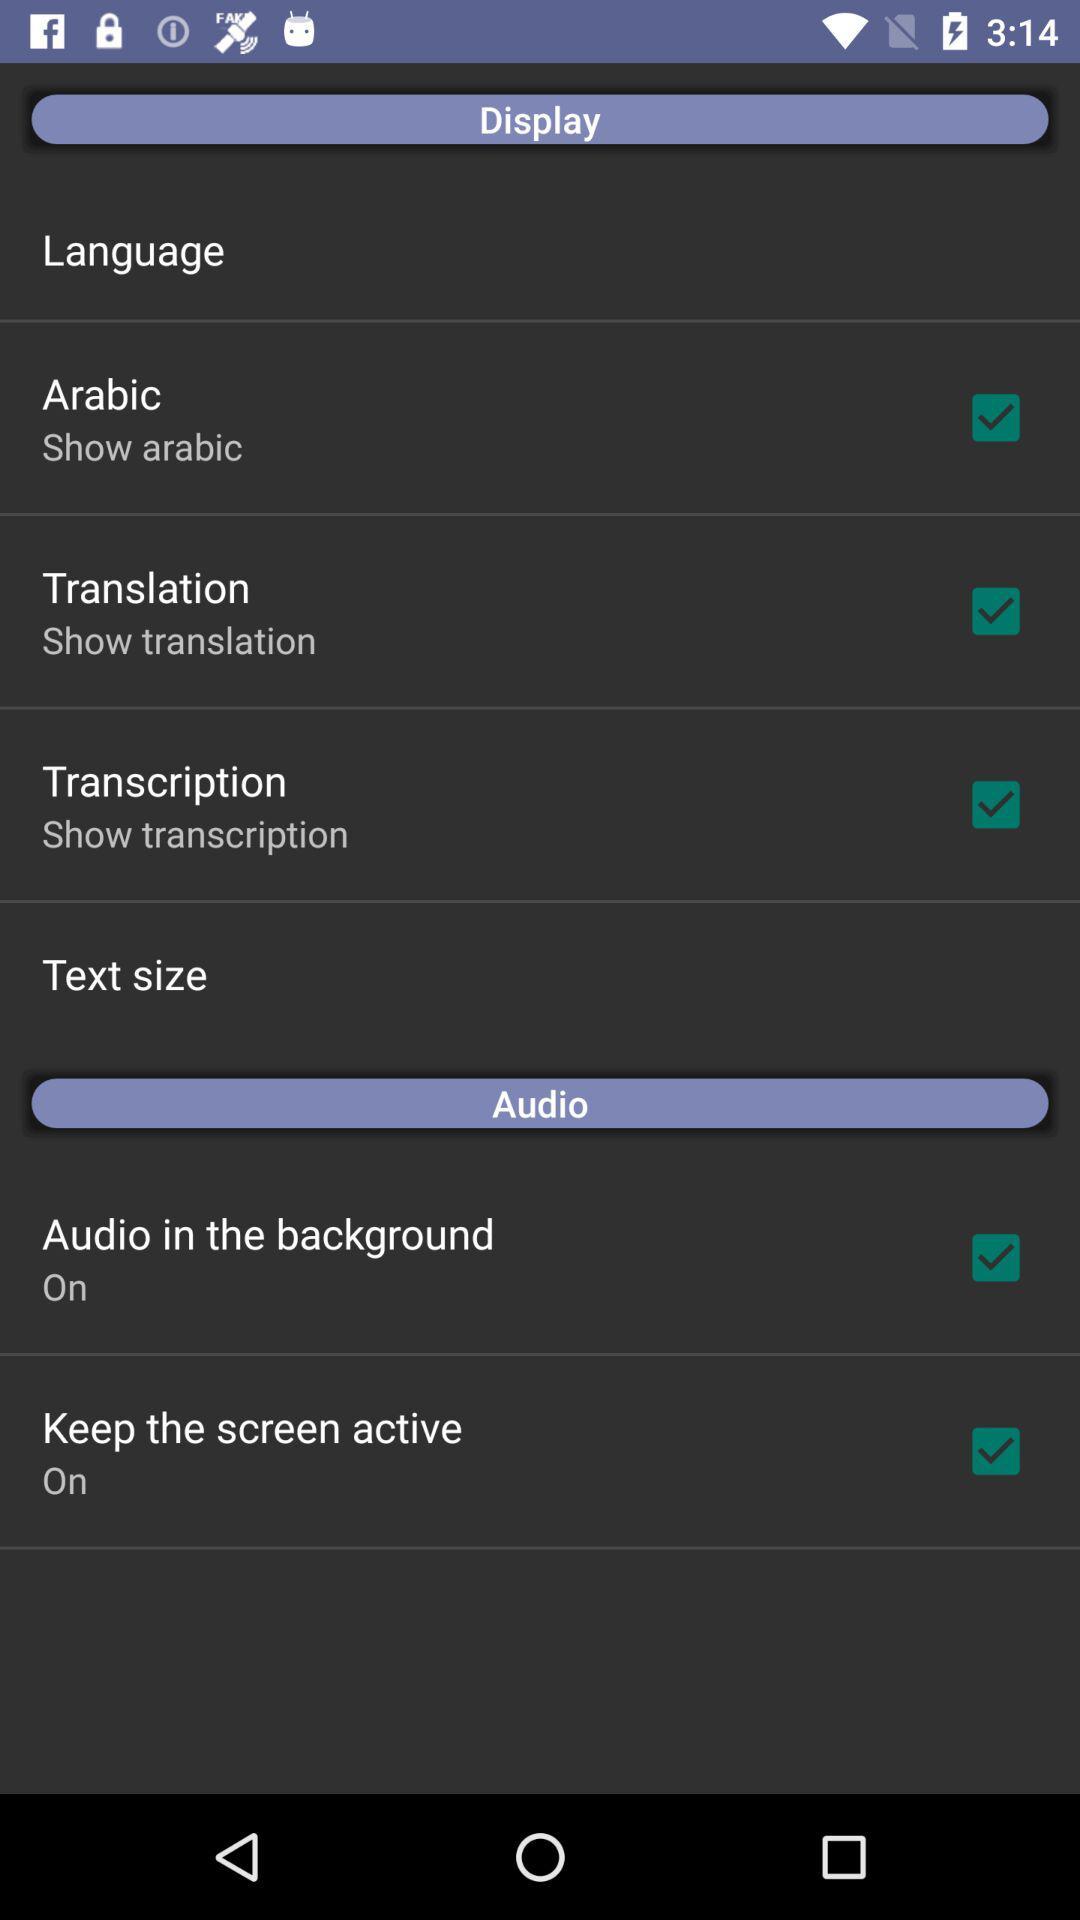  What do you see at coordinates (178, 638) in the screenshot?
I see `show translation app` at bounding box center [178, 638].